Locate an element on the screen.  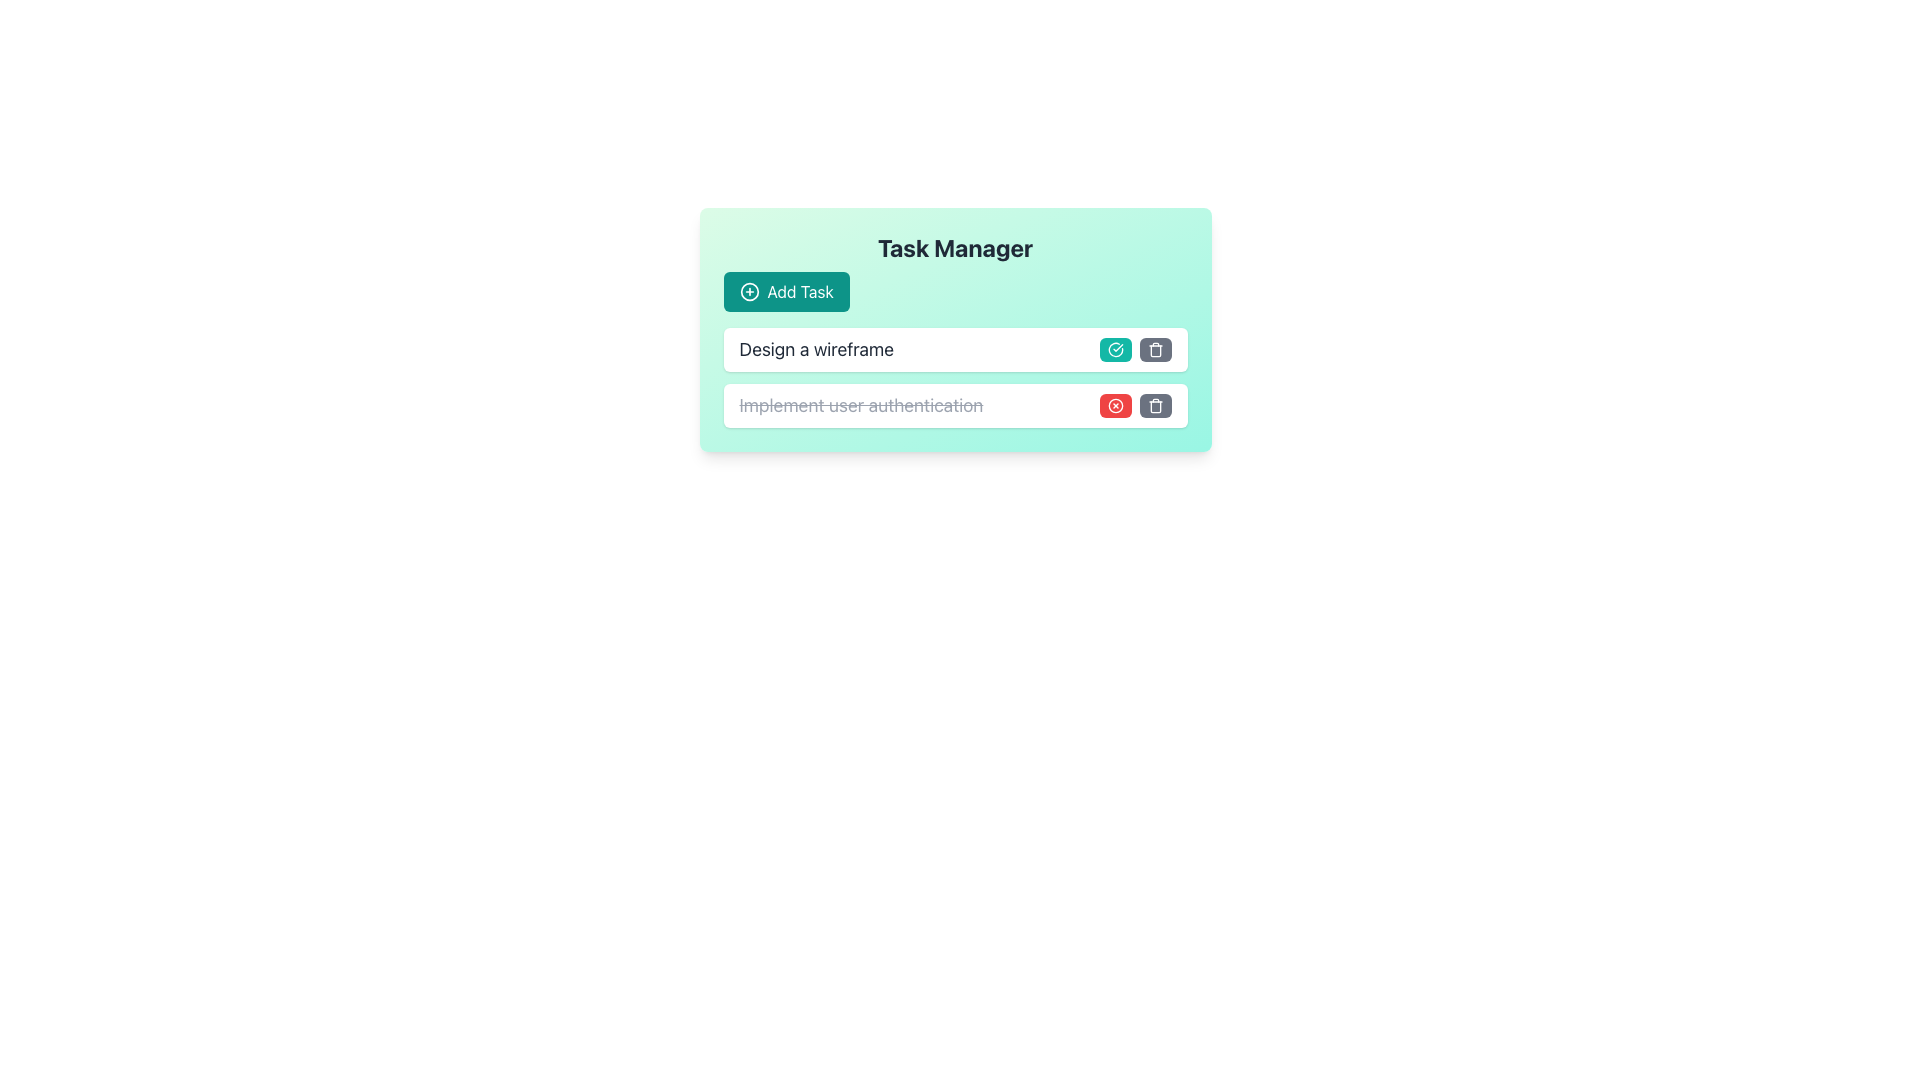
the 'Add Task' text label, which is displayed in white font on a teal green rectangular background, prominently positioned at the top left of the task management interface is located at coordinates (800, 292).